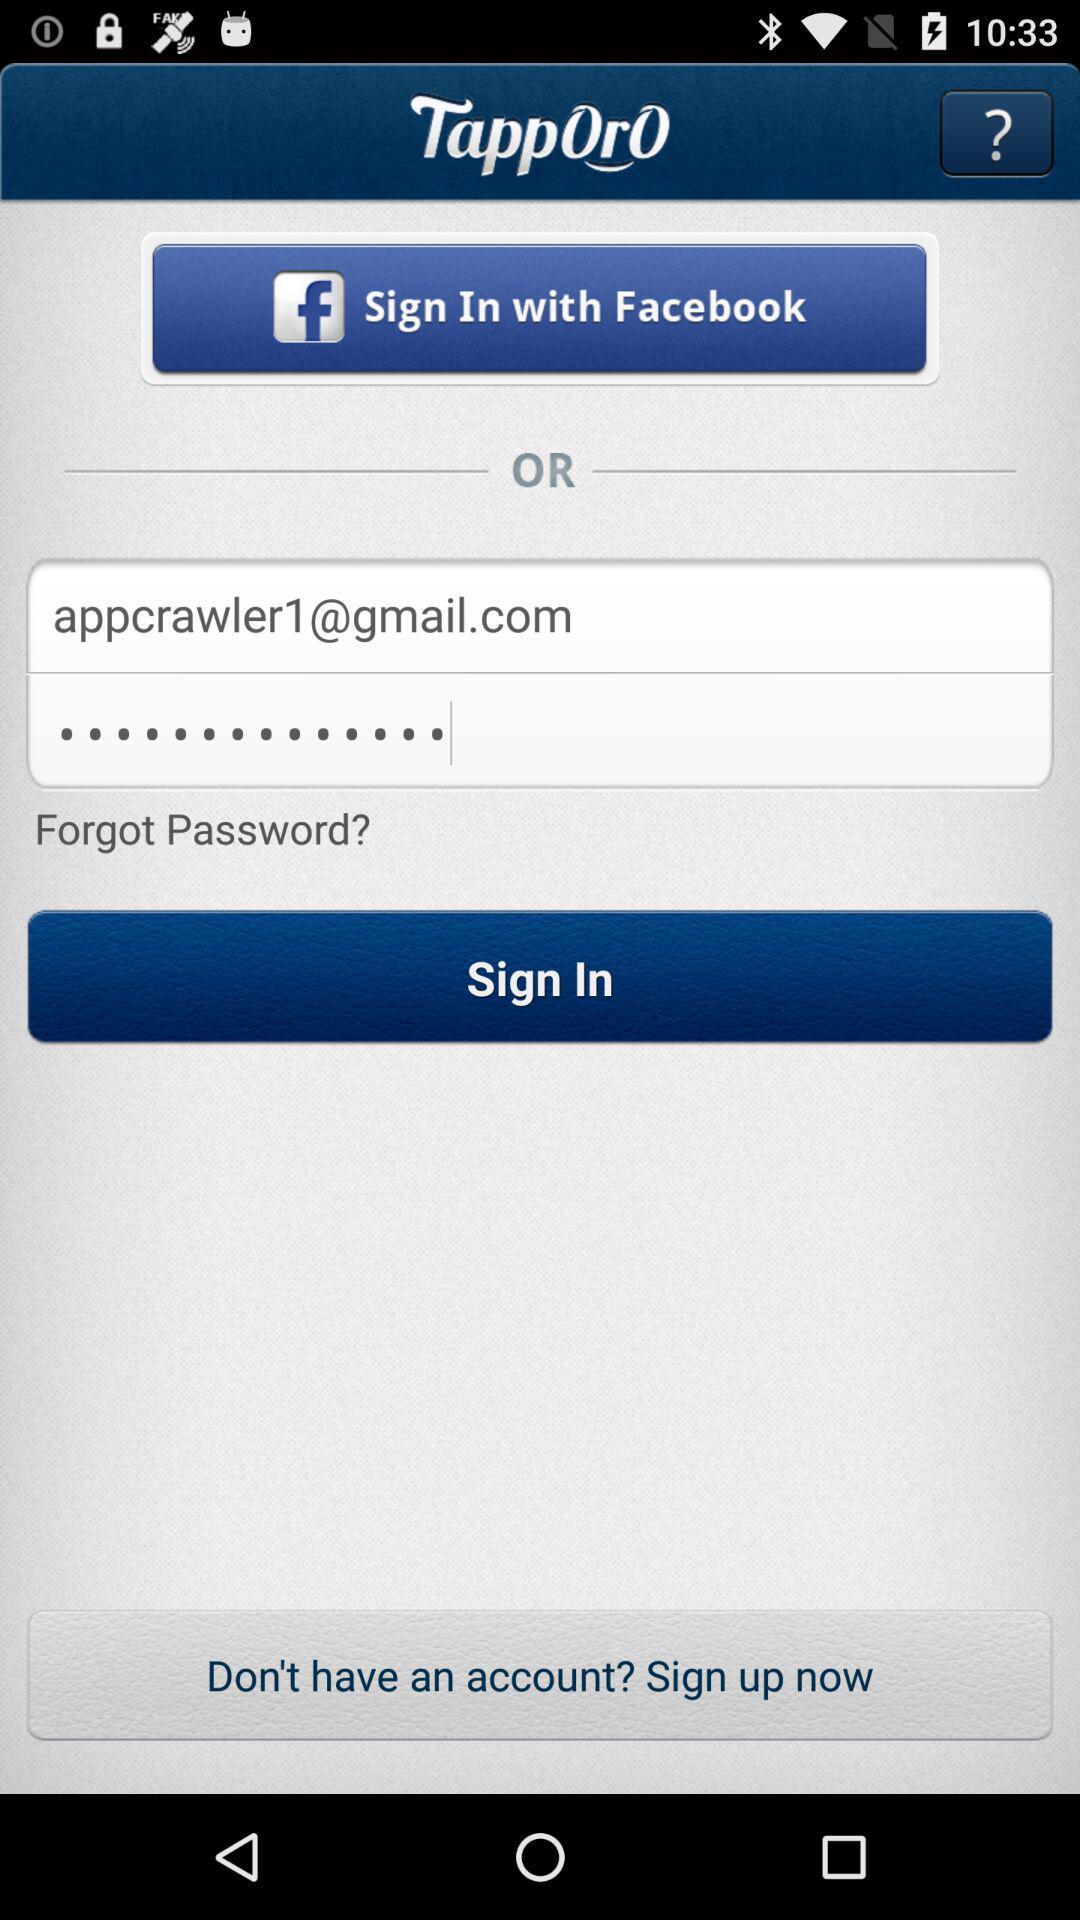  Describe the element at coordinates (996, 132) in the screenshot. I see `open help menu` at that location.